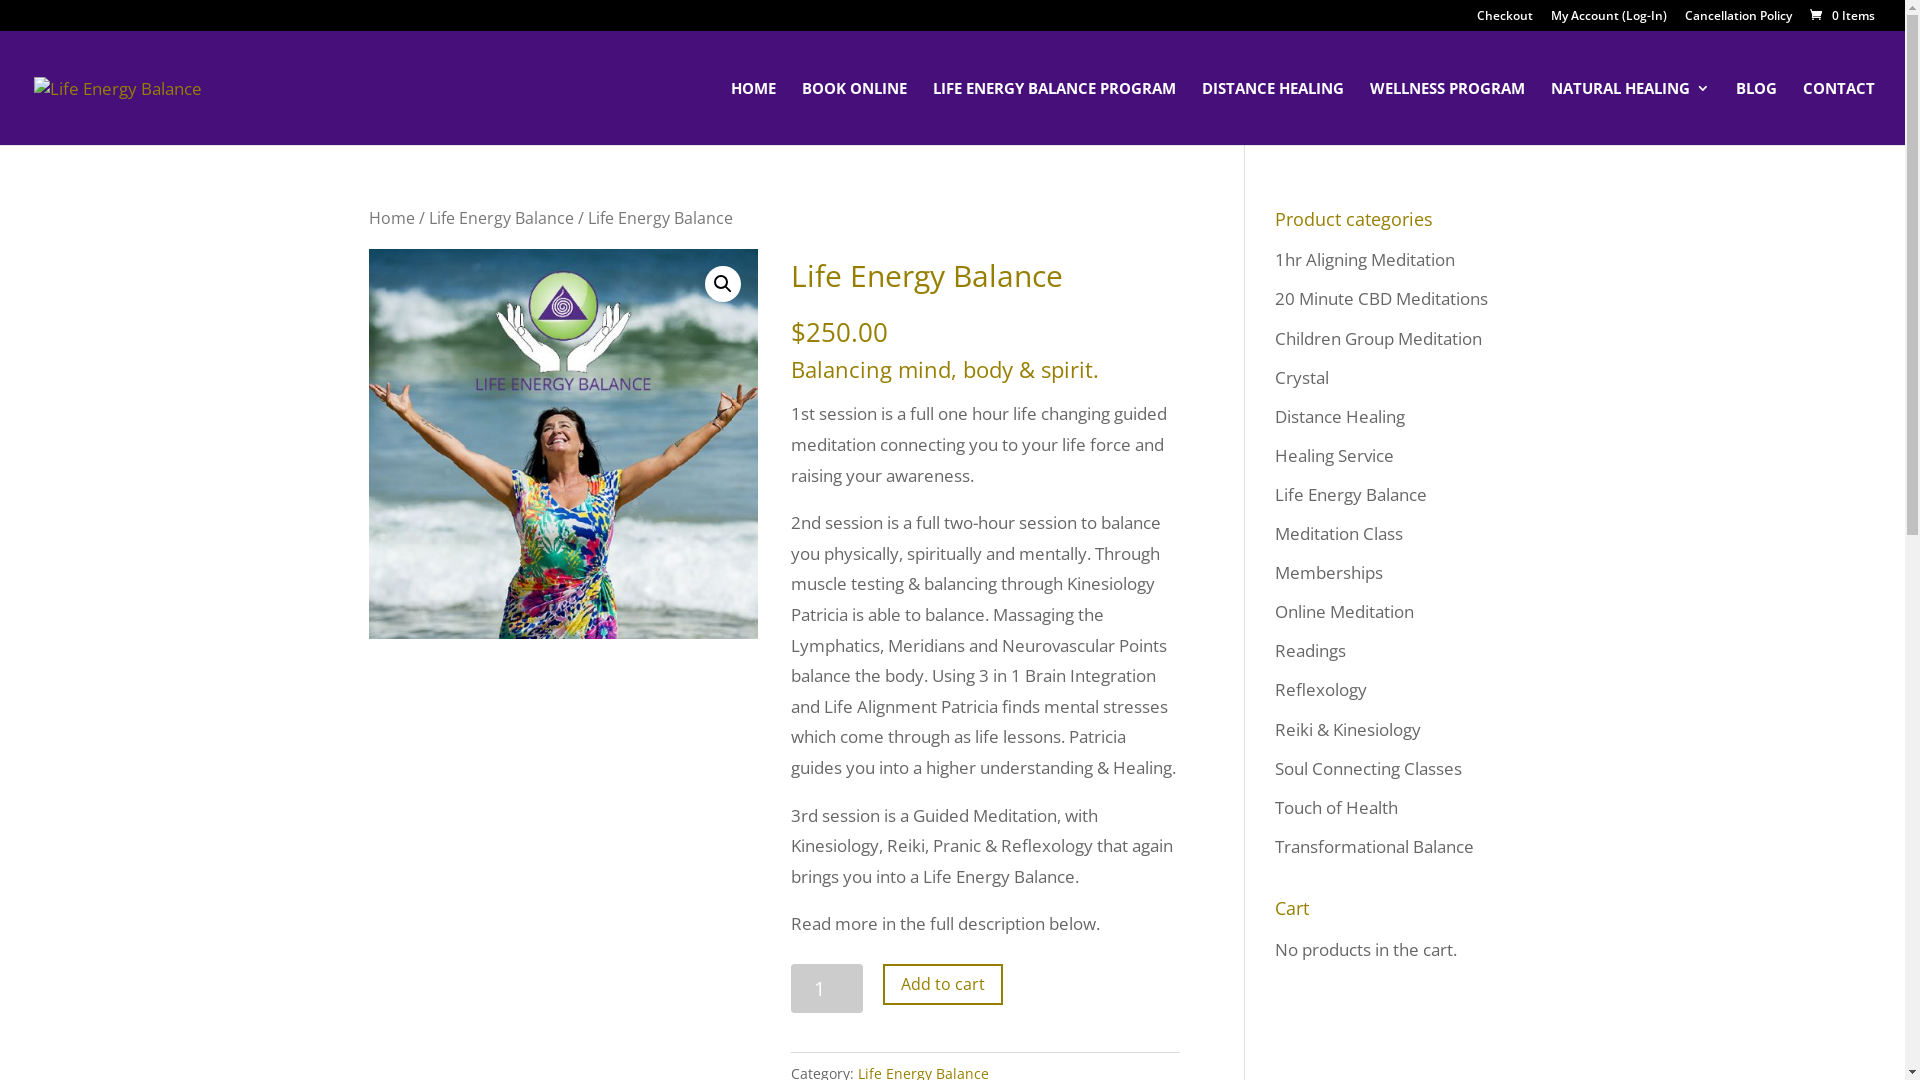 The image size is (1920, 1080). Describe the element at coordinates (1343, 610) in the screenshot. I see `'Online Meditation'` at that location.